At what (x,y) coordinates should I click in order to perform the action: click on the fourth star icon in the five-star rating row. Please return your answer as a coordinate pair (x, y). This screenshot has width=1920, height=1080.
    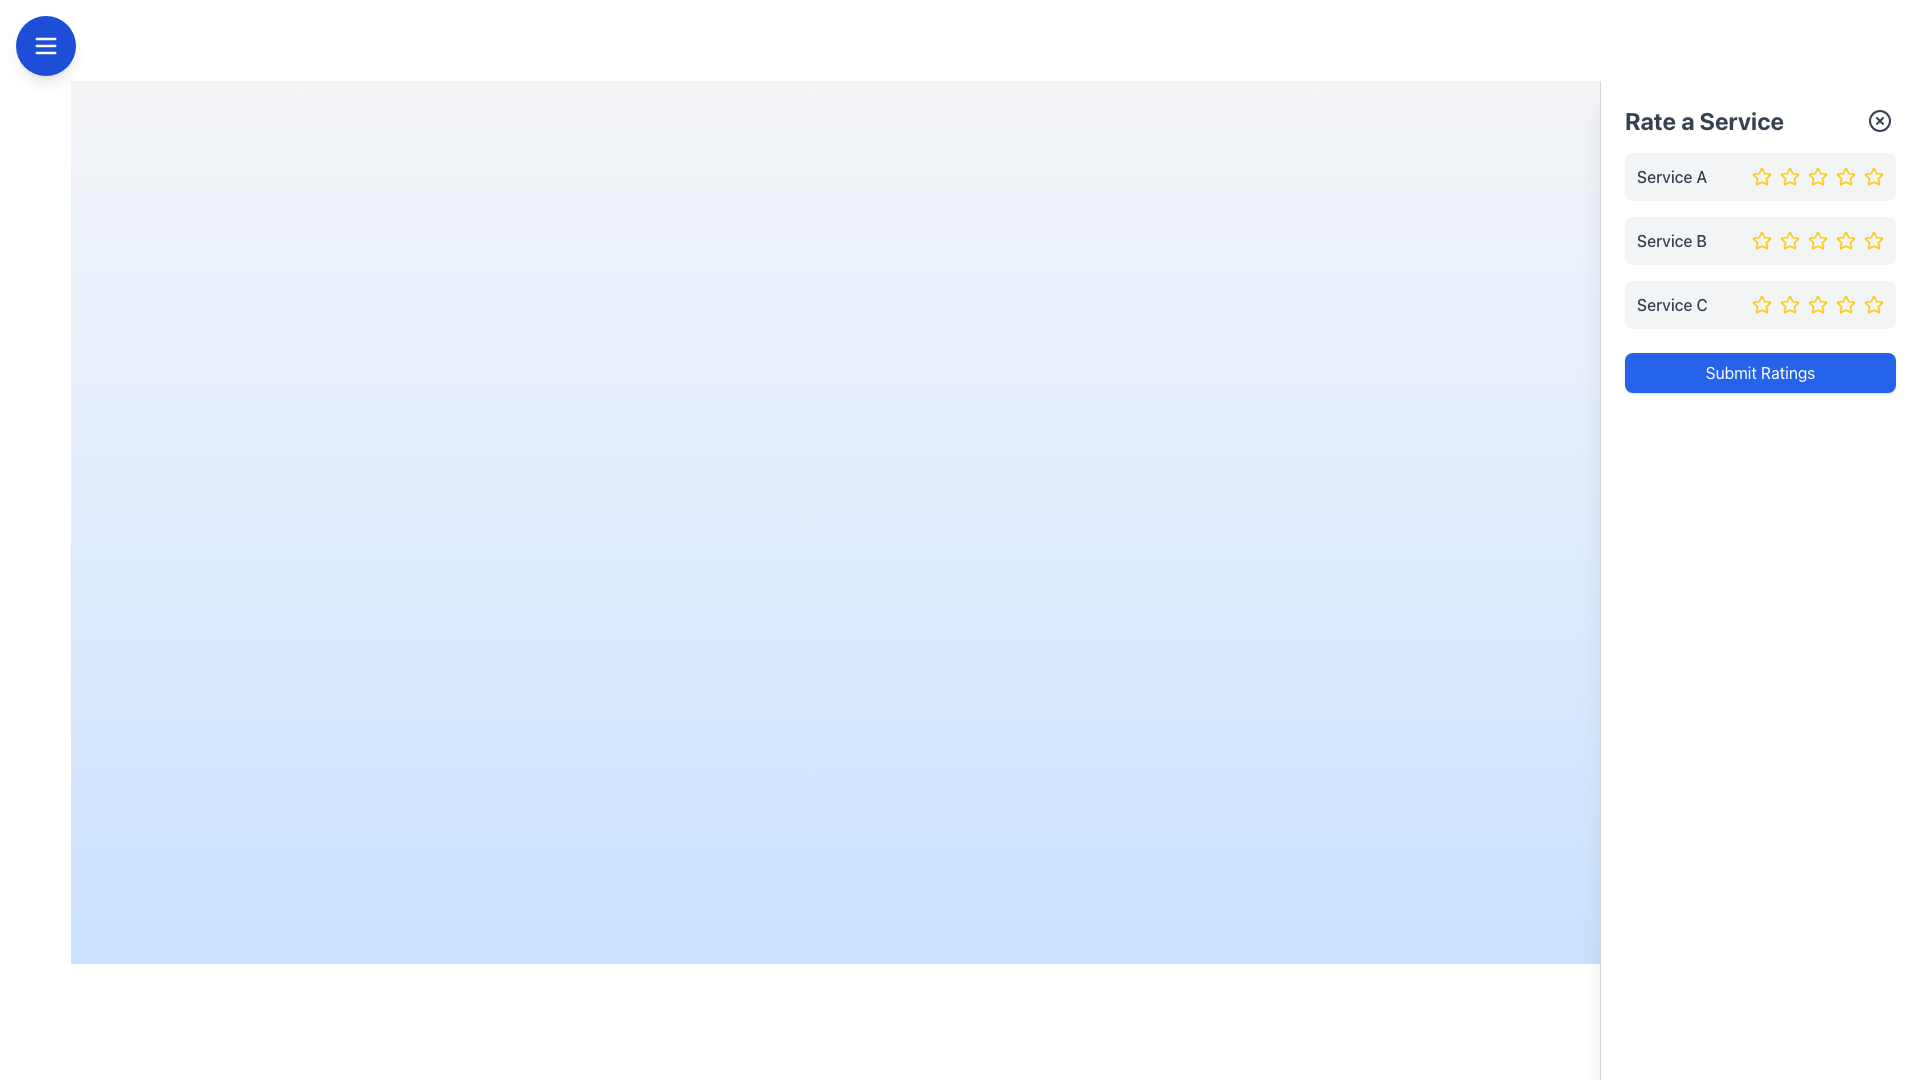
    Looking at the image, I should click on (1818, 239).